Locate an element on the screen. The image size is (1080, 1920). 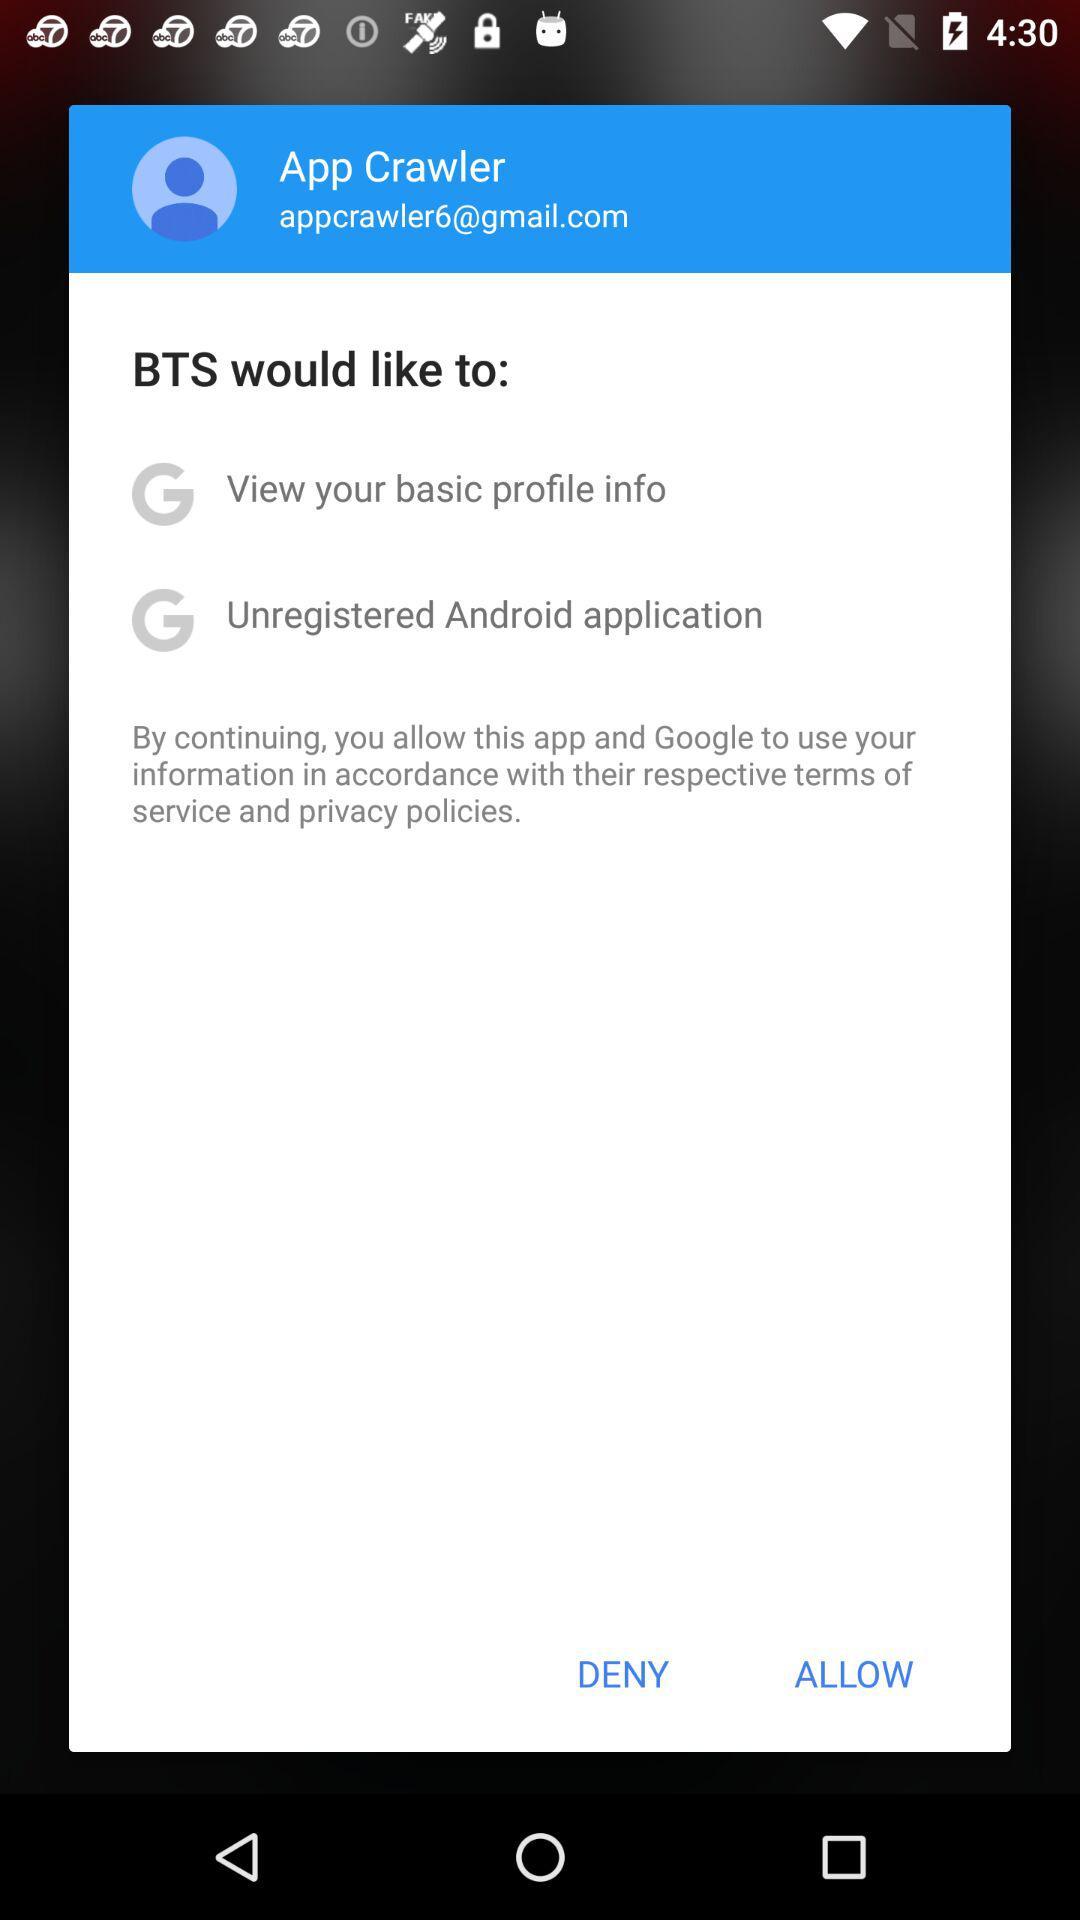
the deny at the bottom is located at coordinates (621, 1673).